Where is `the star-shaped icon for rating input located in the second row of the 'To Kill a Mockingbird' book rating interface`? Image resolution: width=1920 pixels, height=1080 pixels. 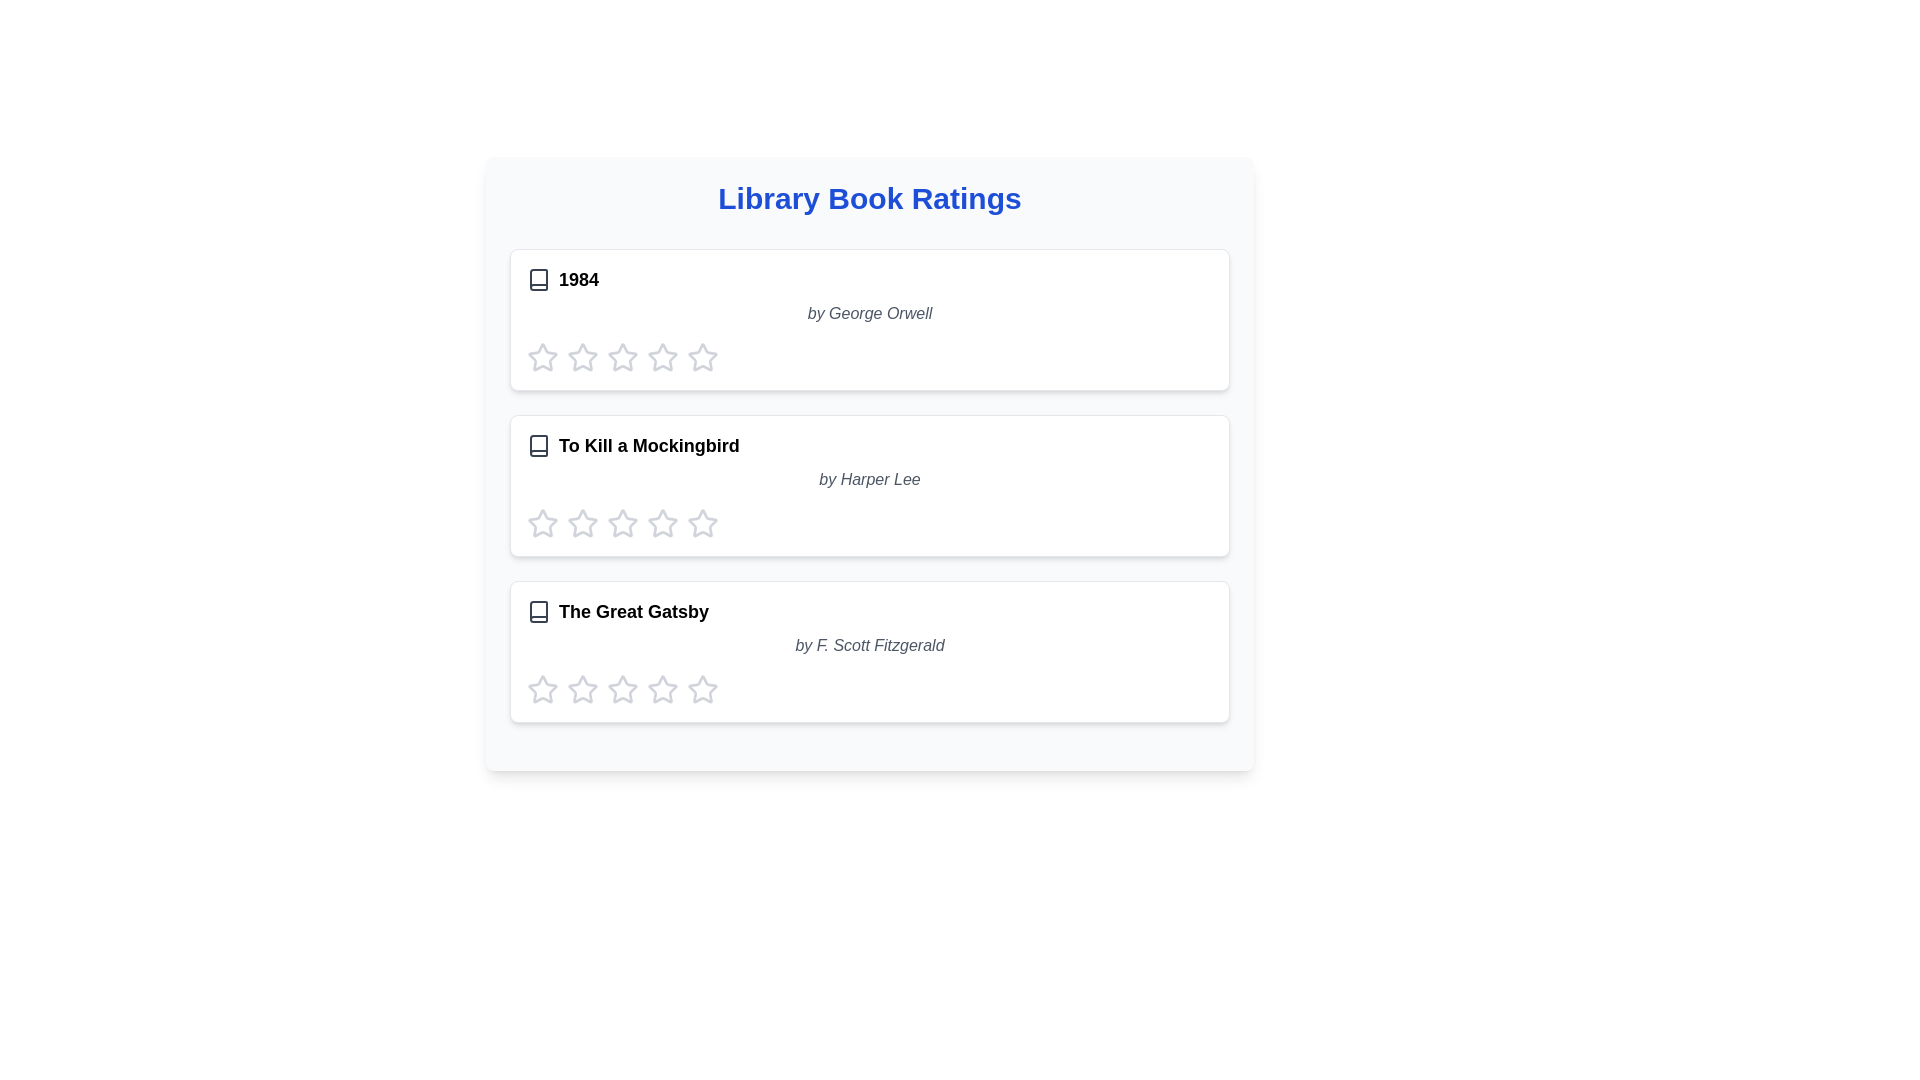 the star-shaped icon for rating input located in the second row of the 'To Kill a Mockingbird' book rating interface is located at coordinates (581, 522).